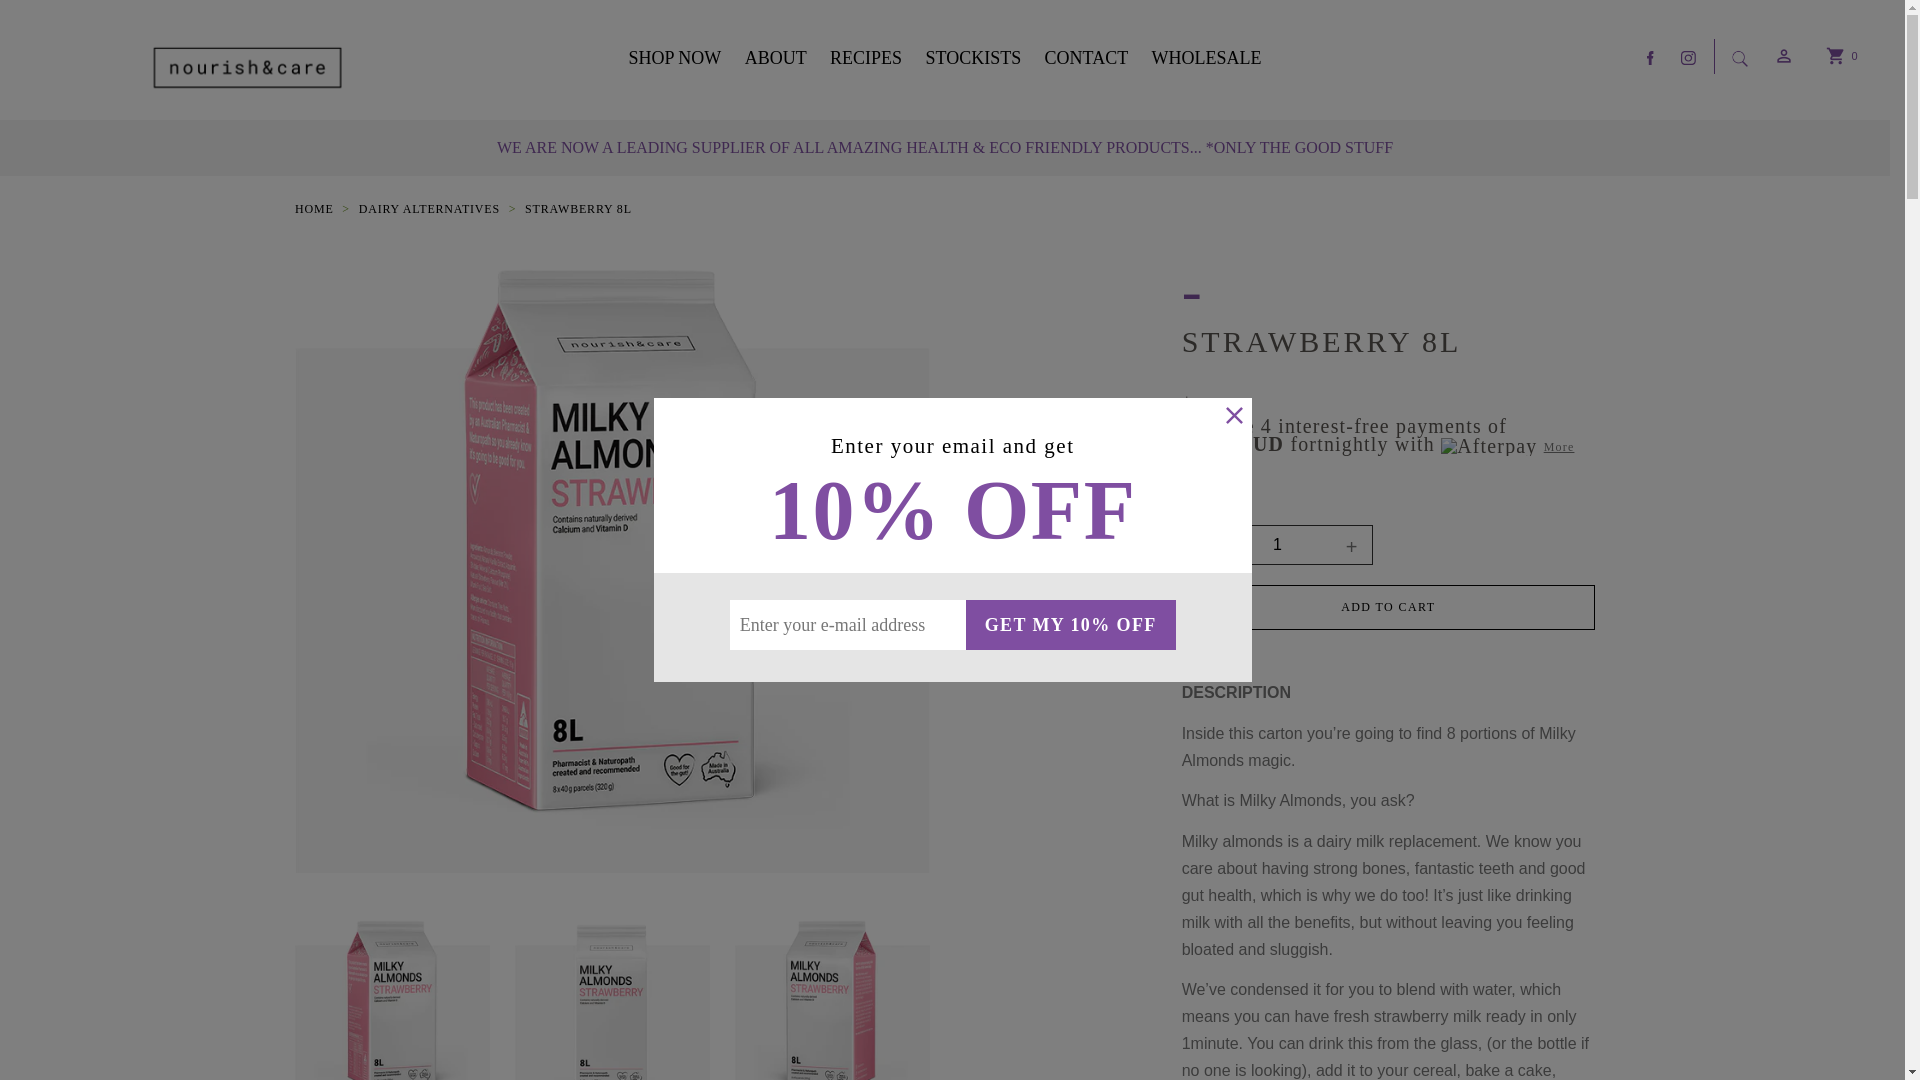 This screenshot has height=1080, width=1920. I want to click on 'SHOP NOW', so click(682, 57).